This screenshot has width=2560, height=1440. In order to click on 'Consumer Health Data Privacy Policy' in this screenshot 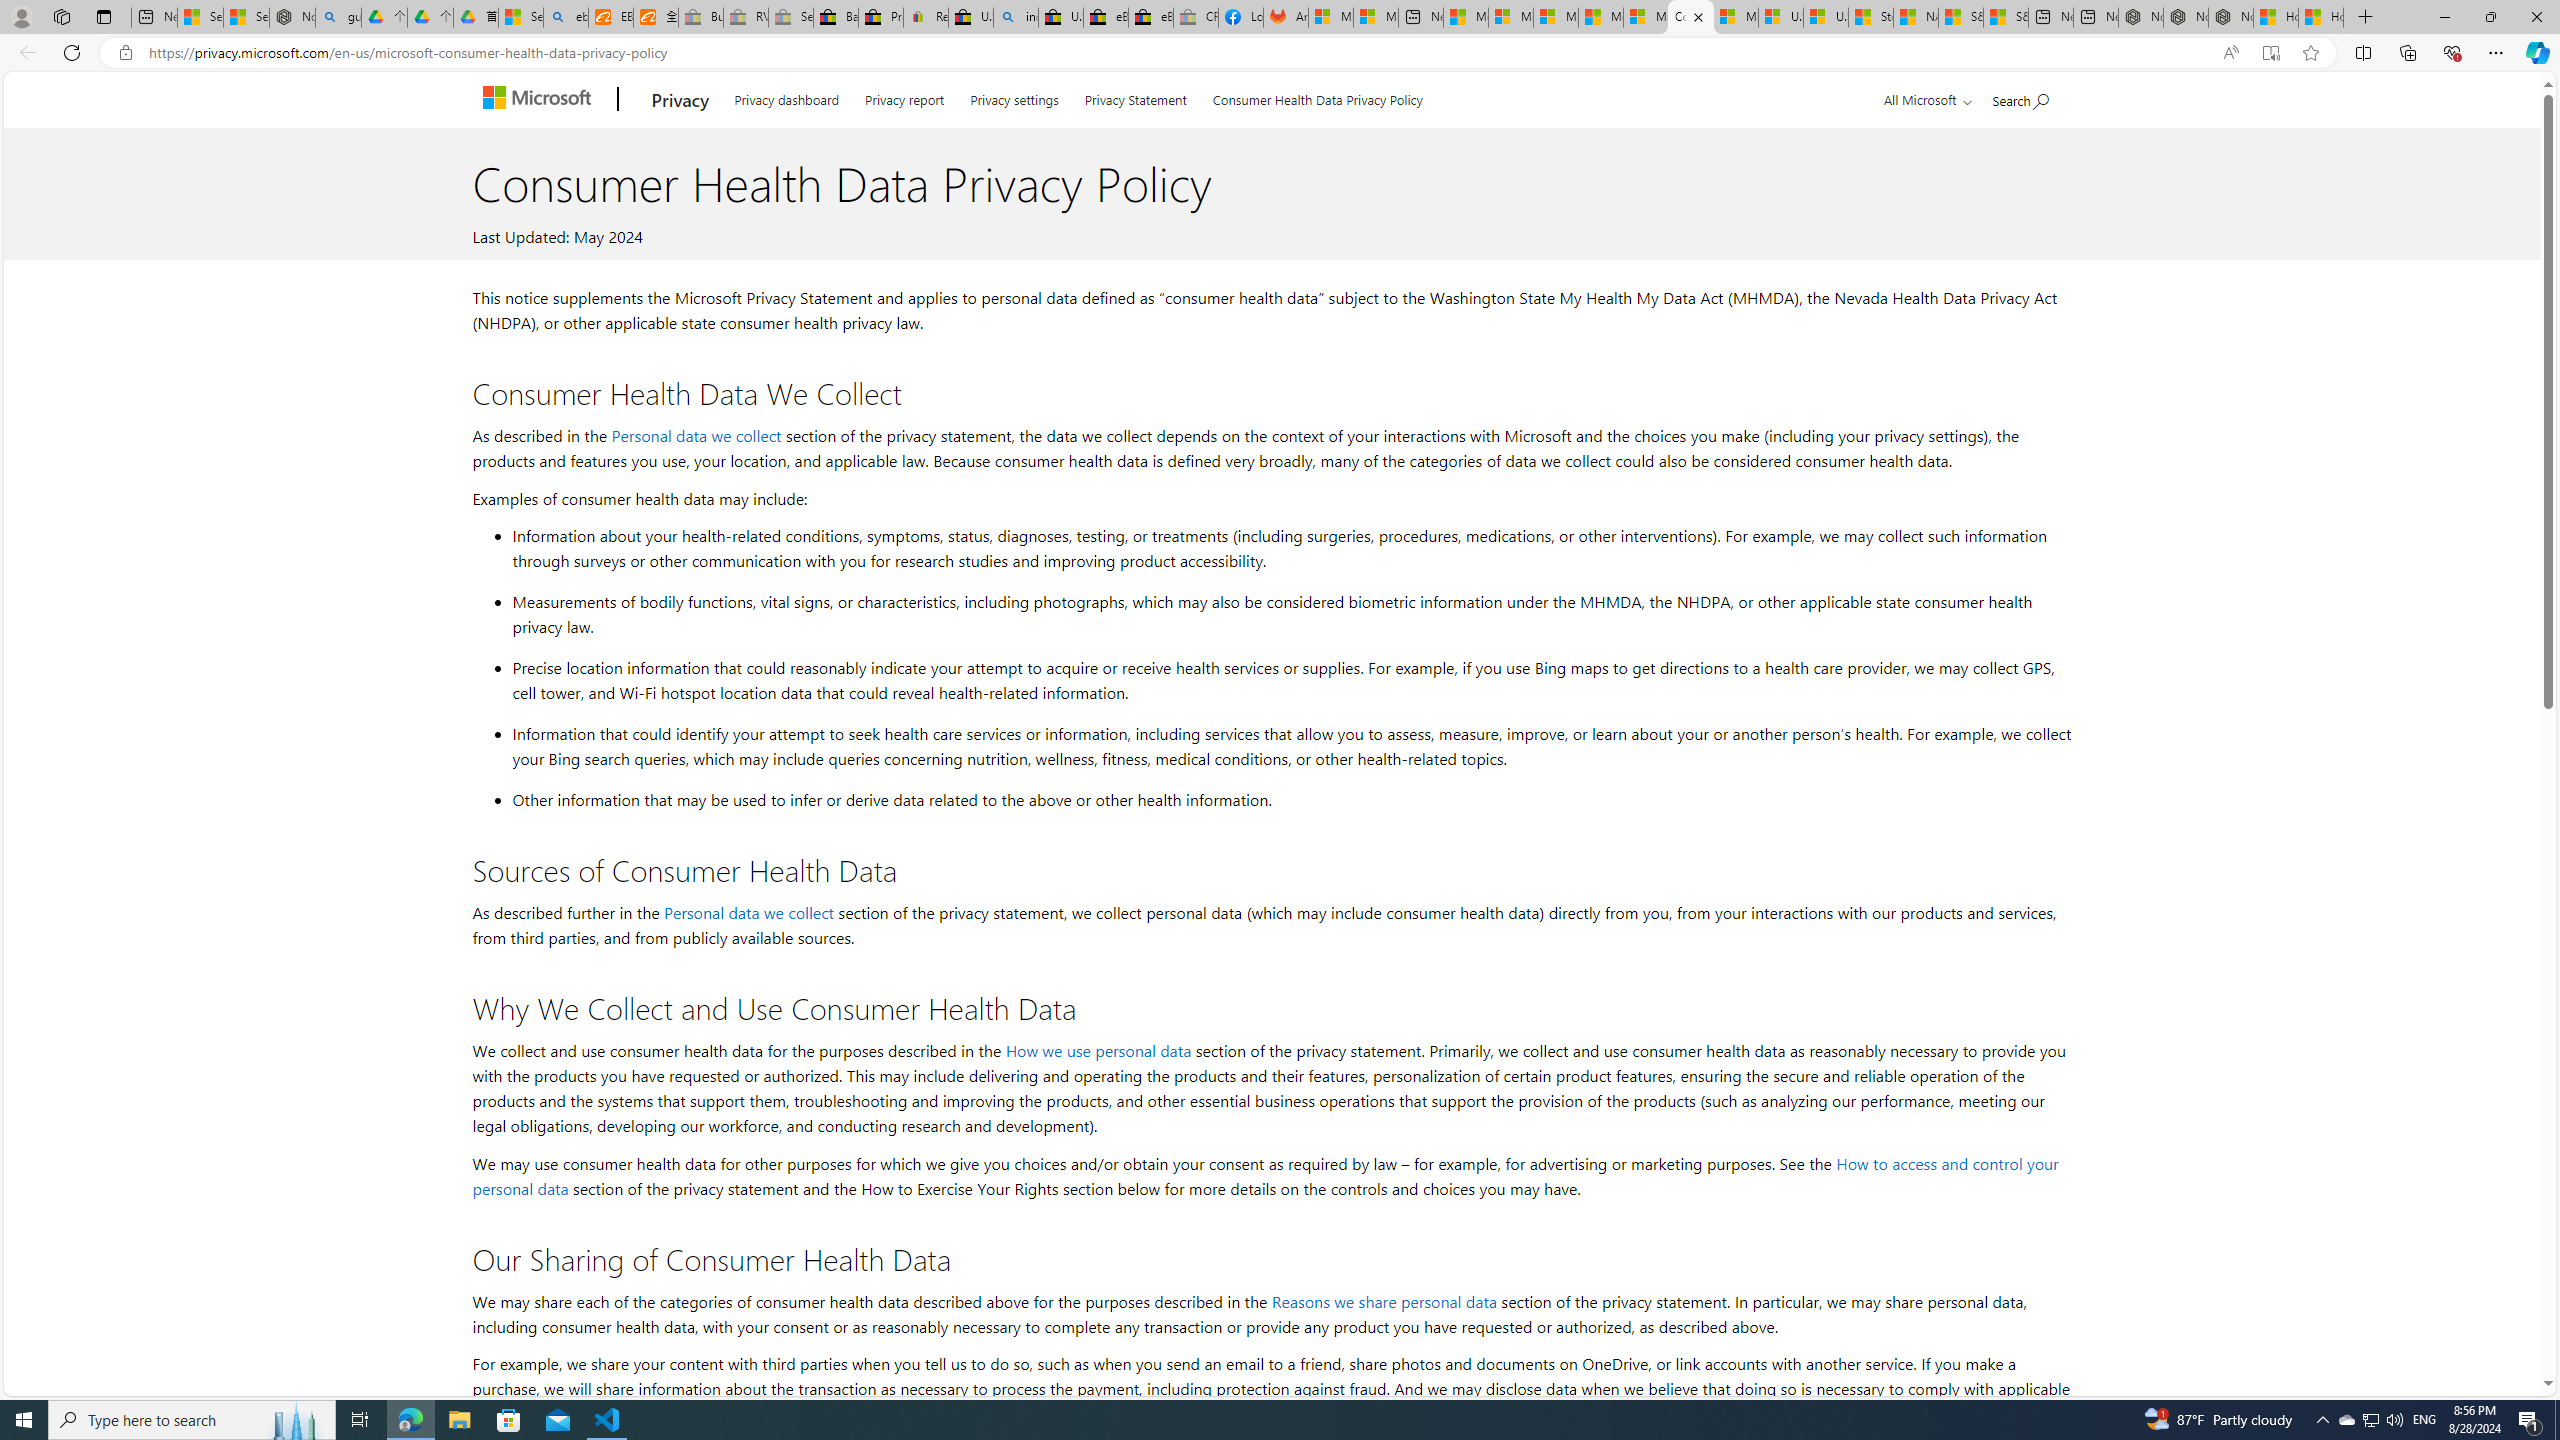, I will do `click(1316, 96)`.